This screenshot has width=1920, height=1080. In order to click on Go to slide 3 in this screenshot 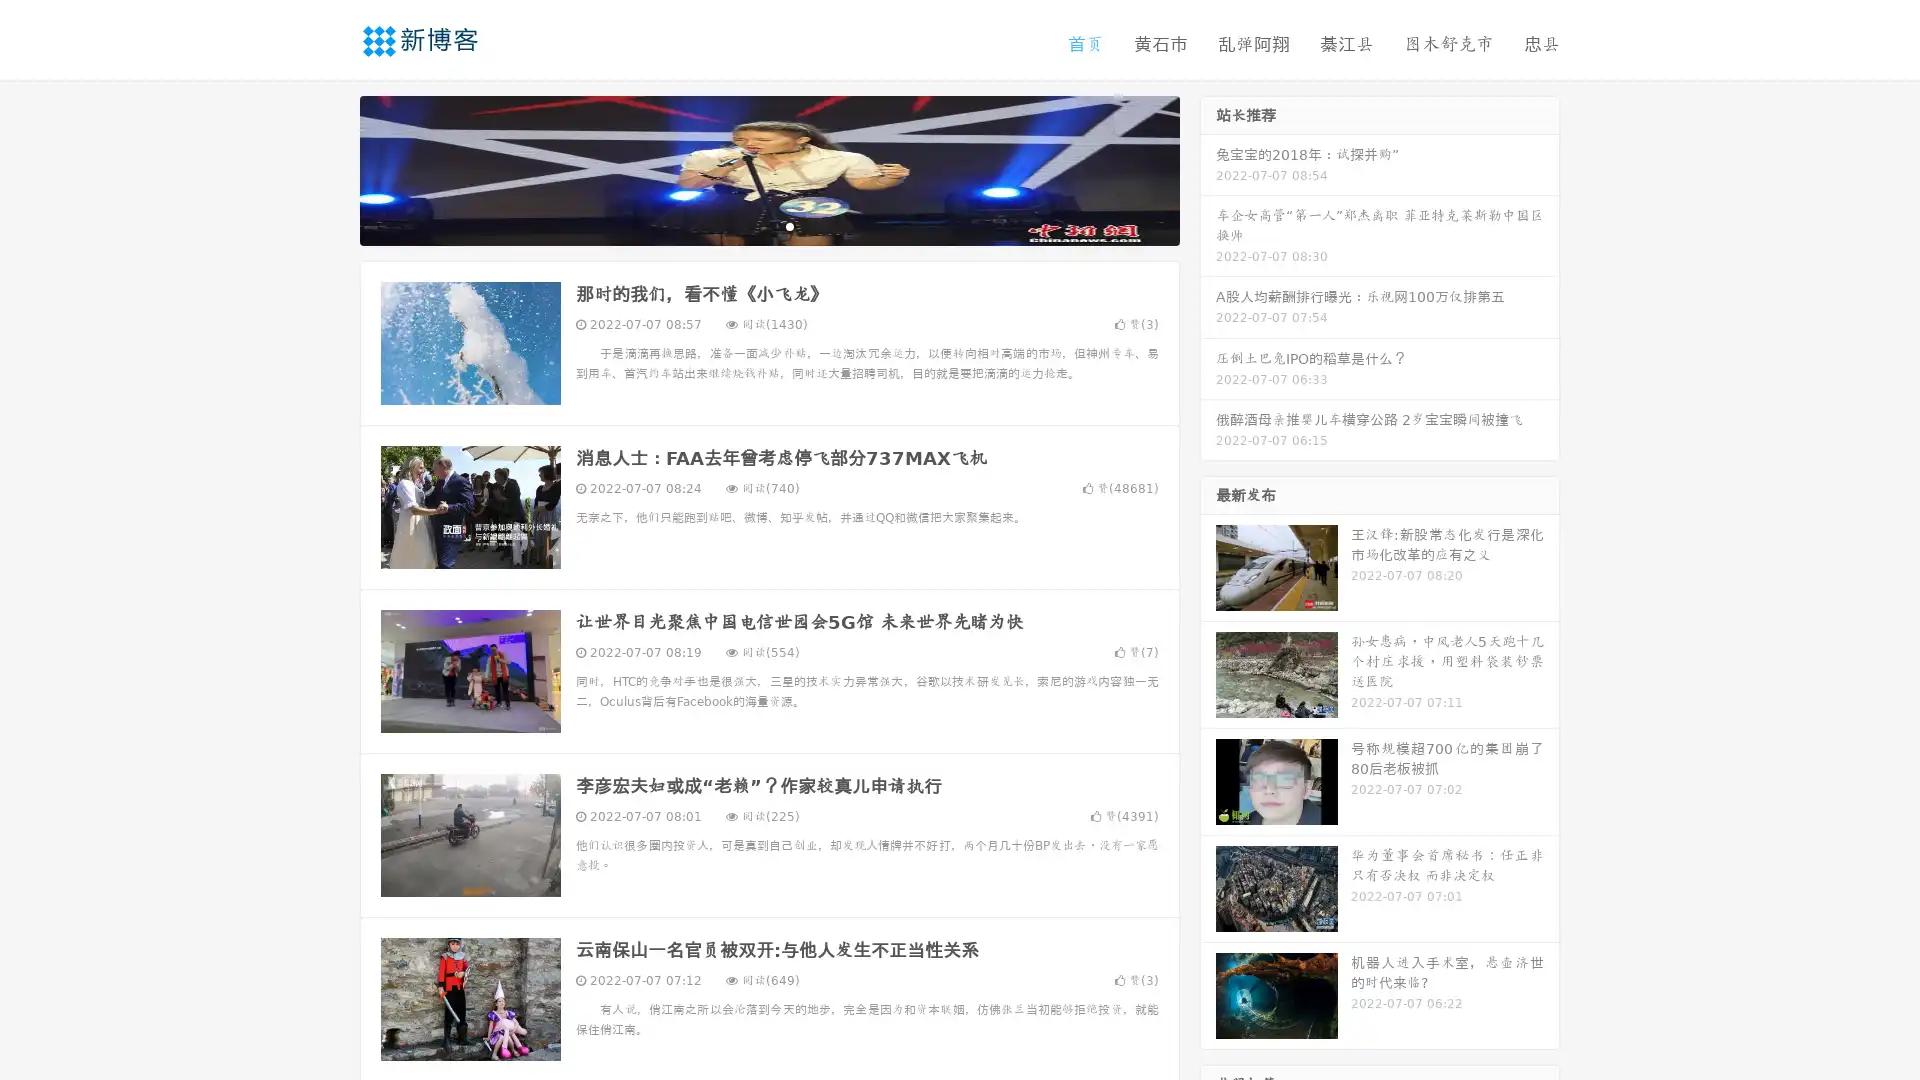, I will do `click(789, 225)`.